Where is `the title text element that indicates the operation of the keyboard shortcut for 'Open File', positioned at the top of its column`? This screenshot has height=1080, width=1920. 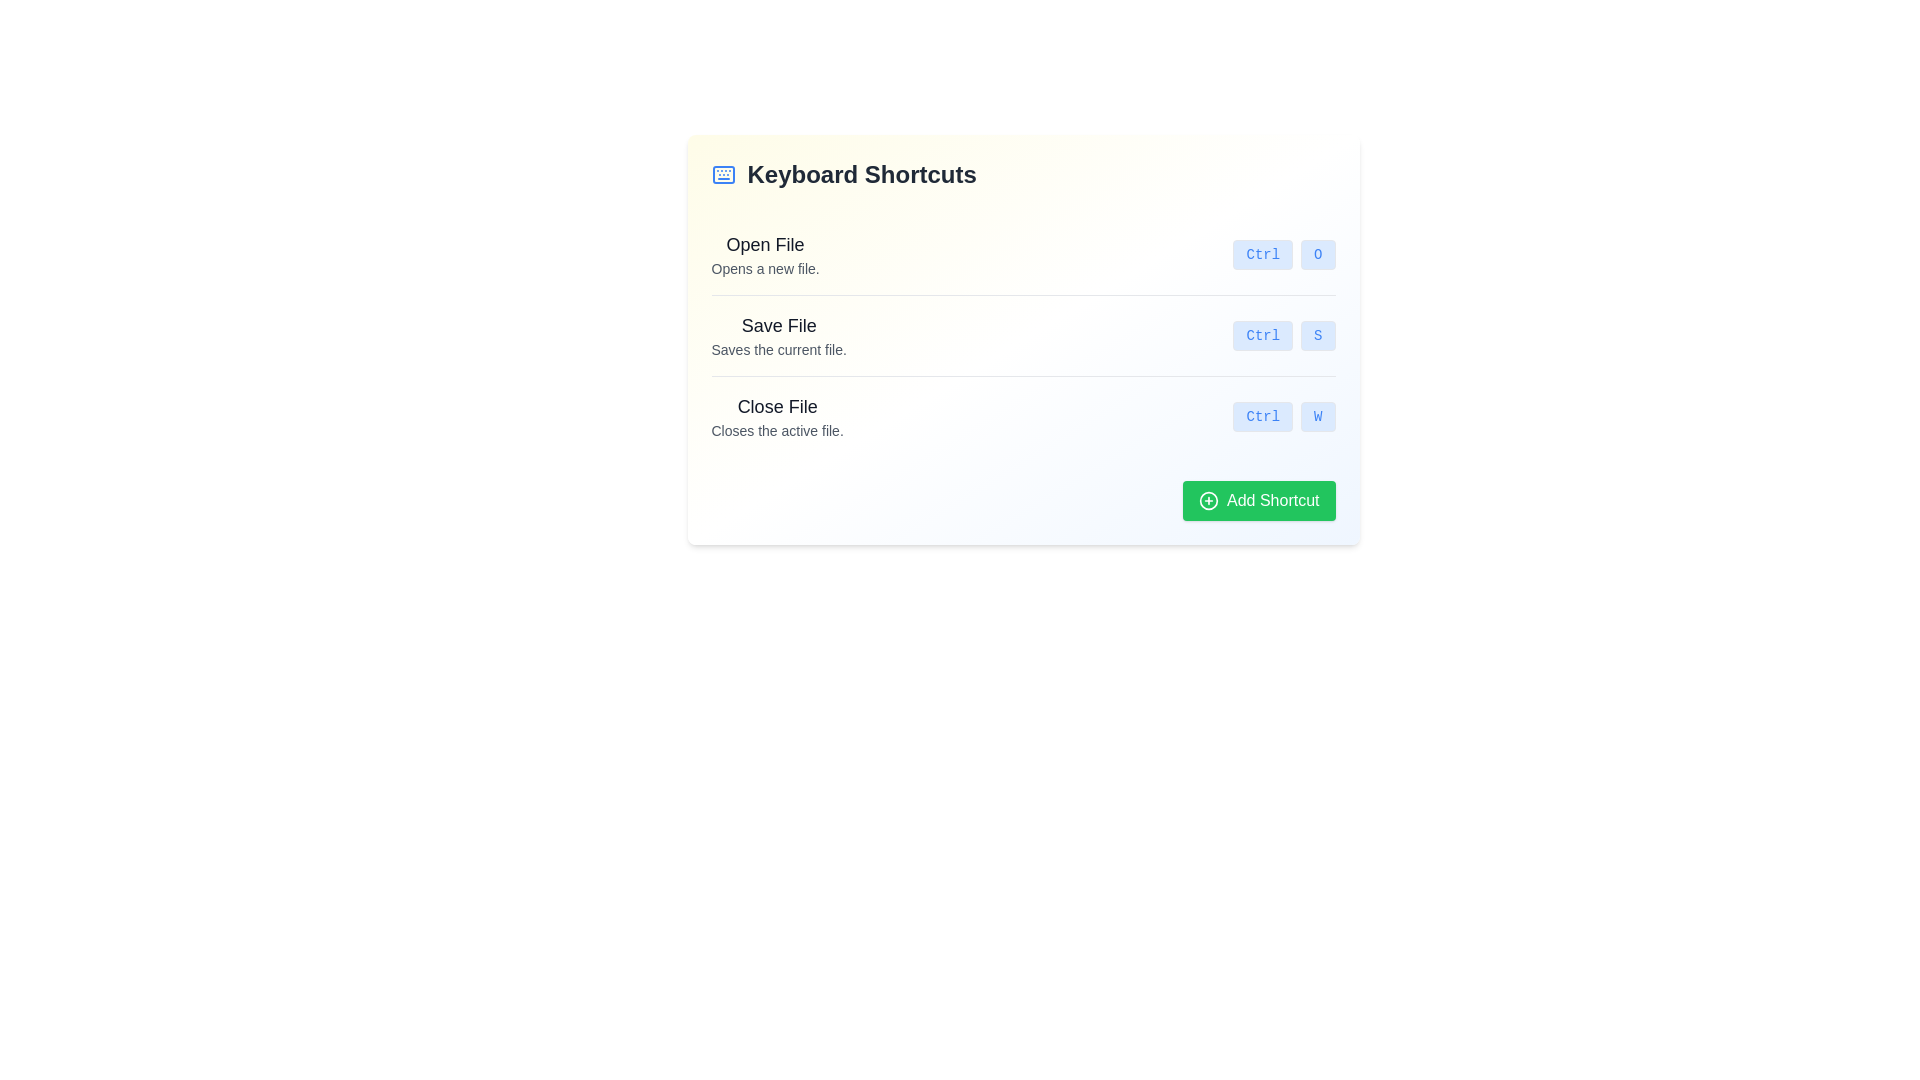 the title text element that indicates the operation of the keyboard shortcut for 'Open File', positioned at the top of its column is located at coordinates (764, 244).